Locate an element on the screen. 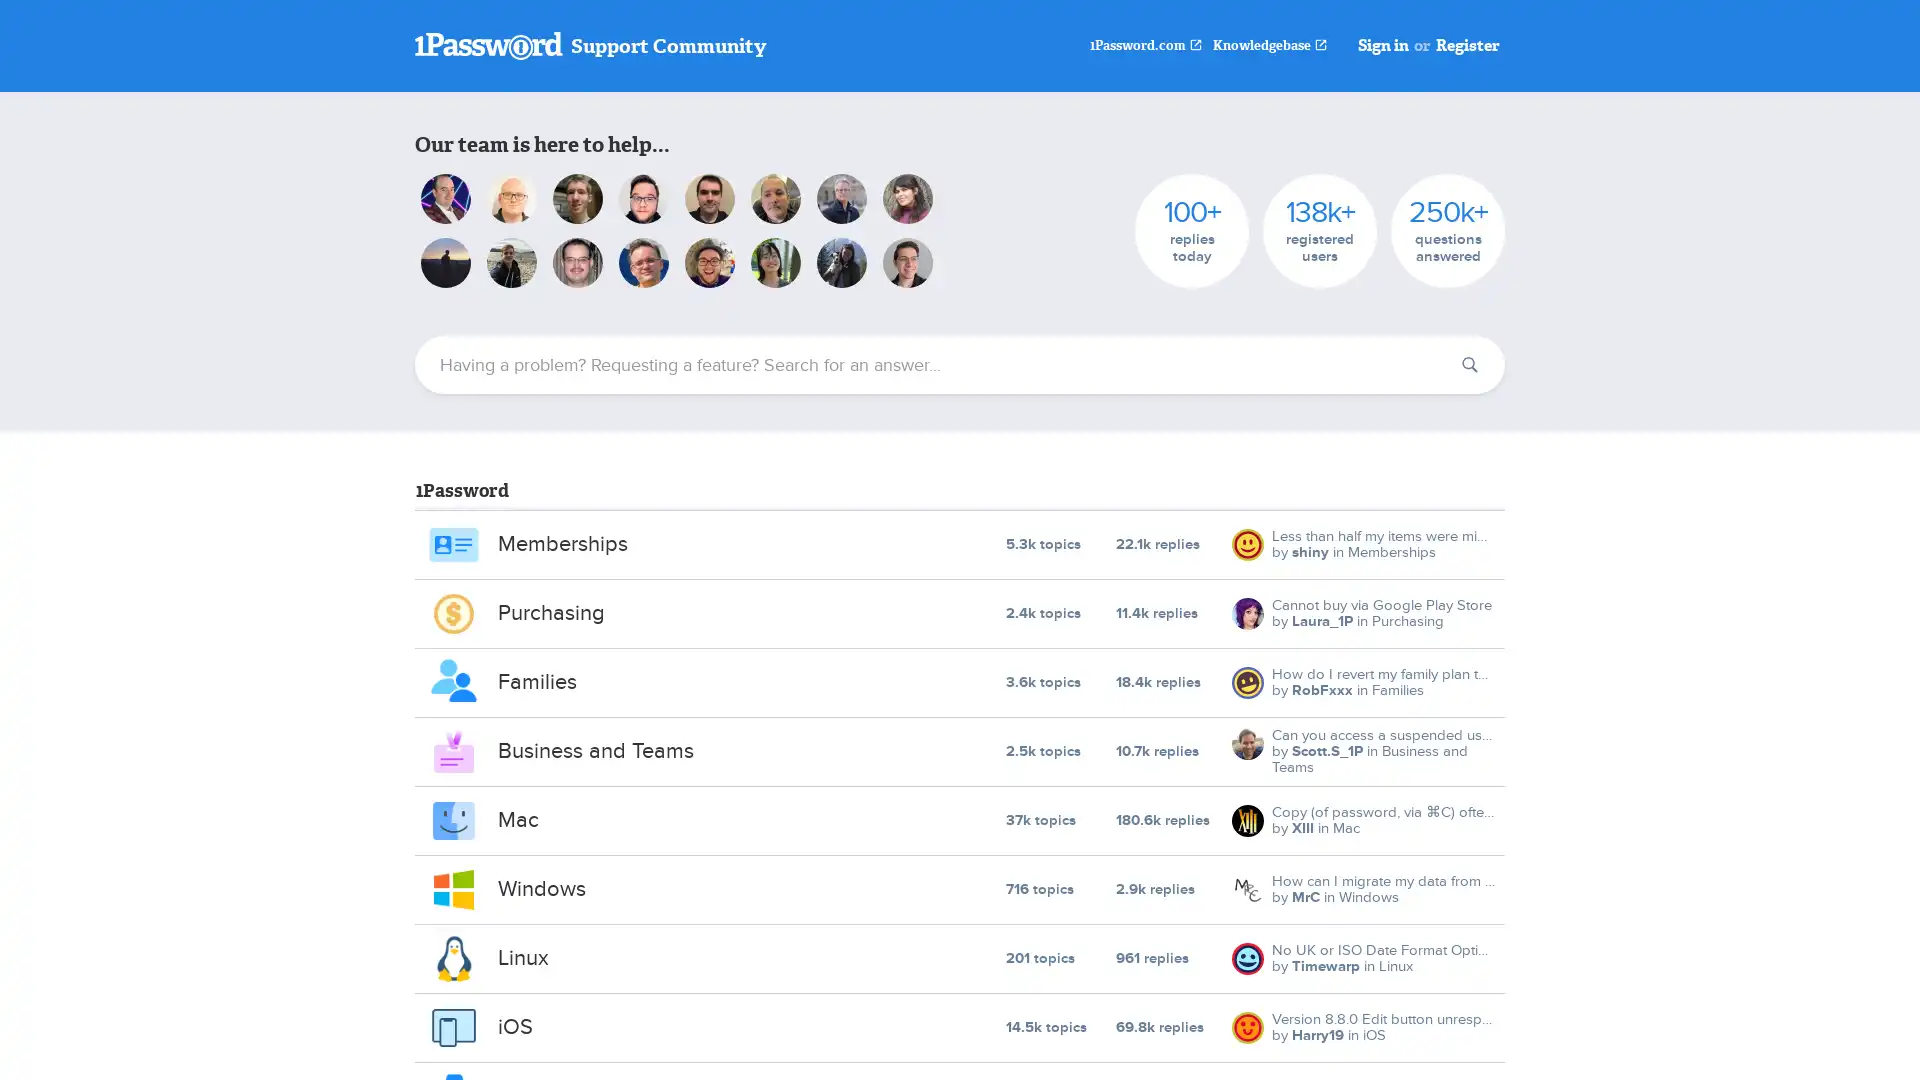 The height and width of the screenshot is (1080, 1920). Go is located at coordinates (1469, 365).